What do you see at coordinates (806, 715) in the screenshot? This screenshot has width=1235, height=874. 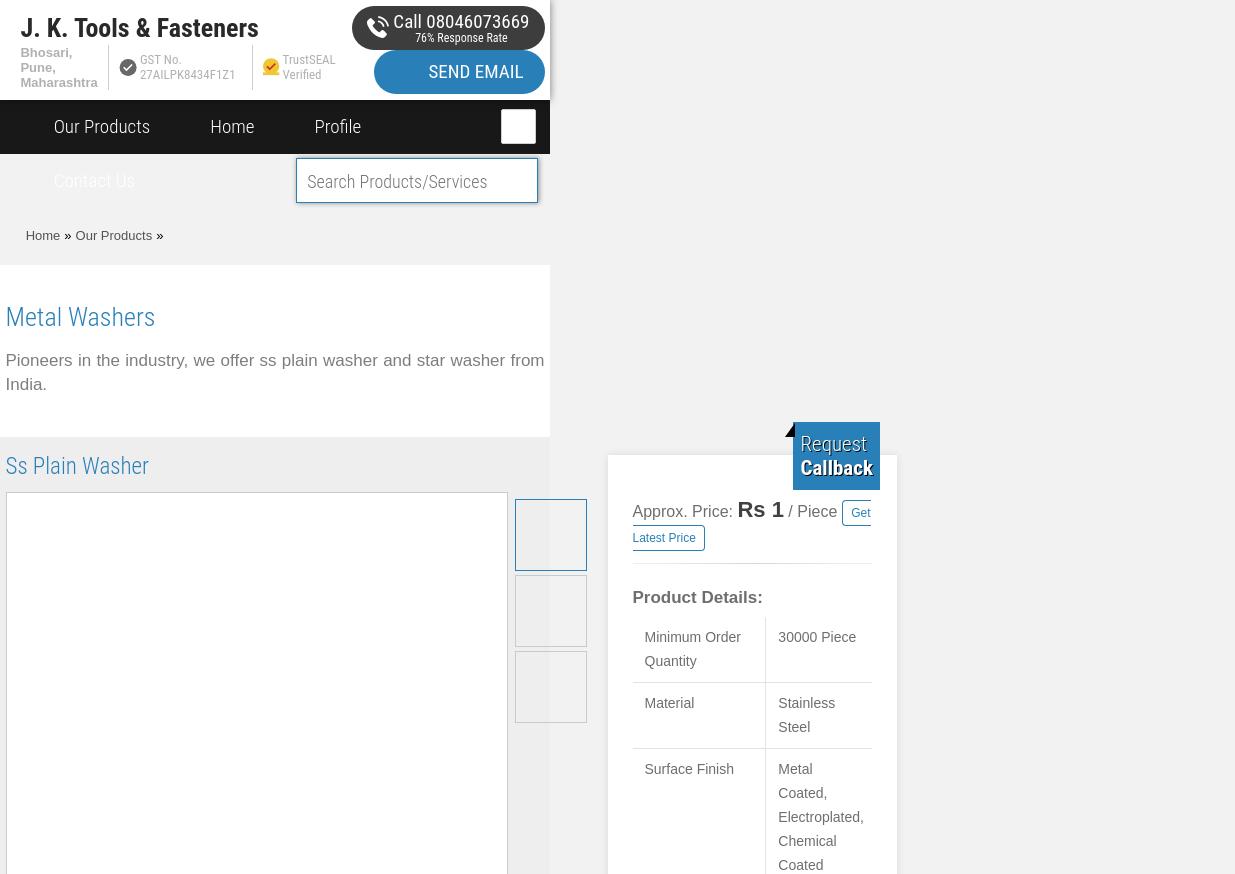 I see `'Stainless Steel'` at bounding box center [806, 715].